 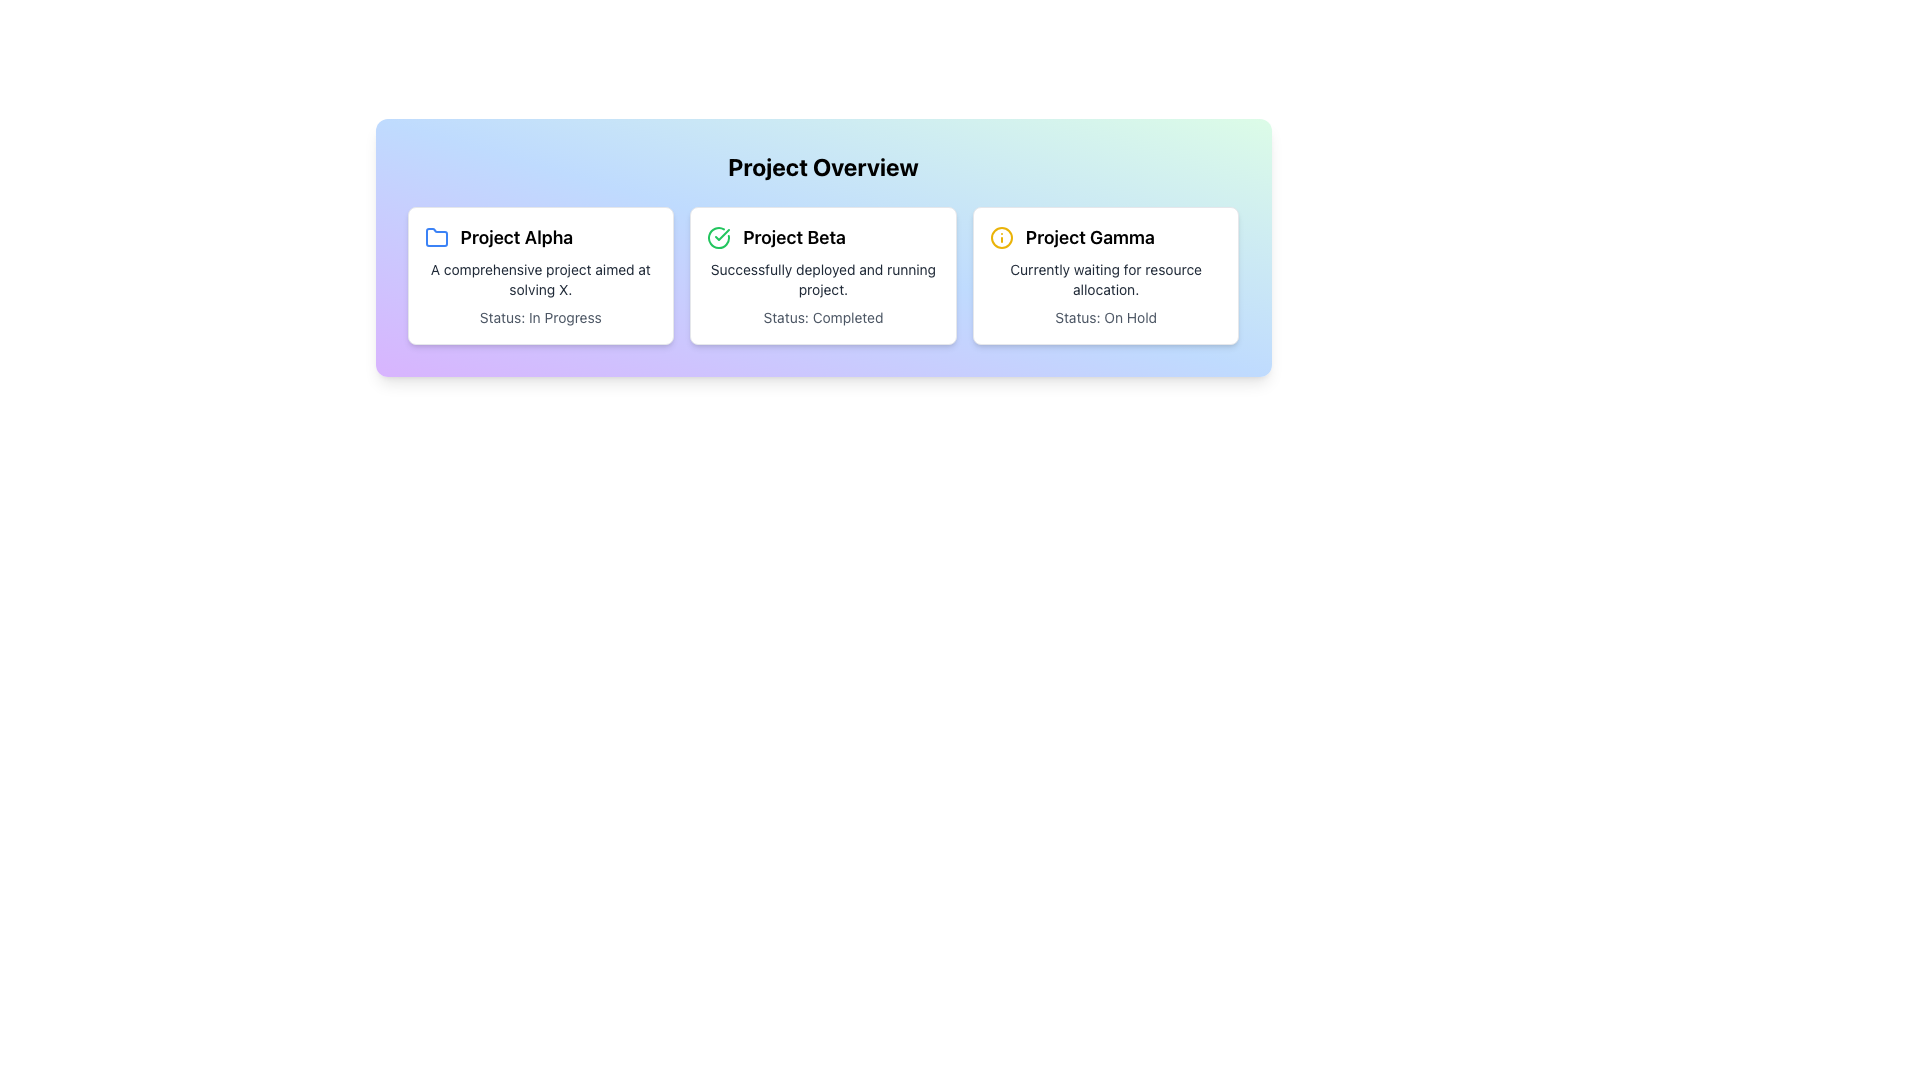 I want to click on the folder icon representing the 'Project Alpha' entity, located in the top-left corner of the 'Project Alpha' card, so click(x=435, y=236).